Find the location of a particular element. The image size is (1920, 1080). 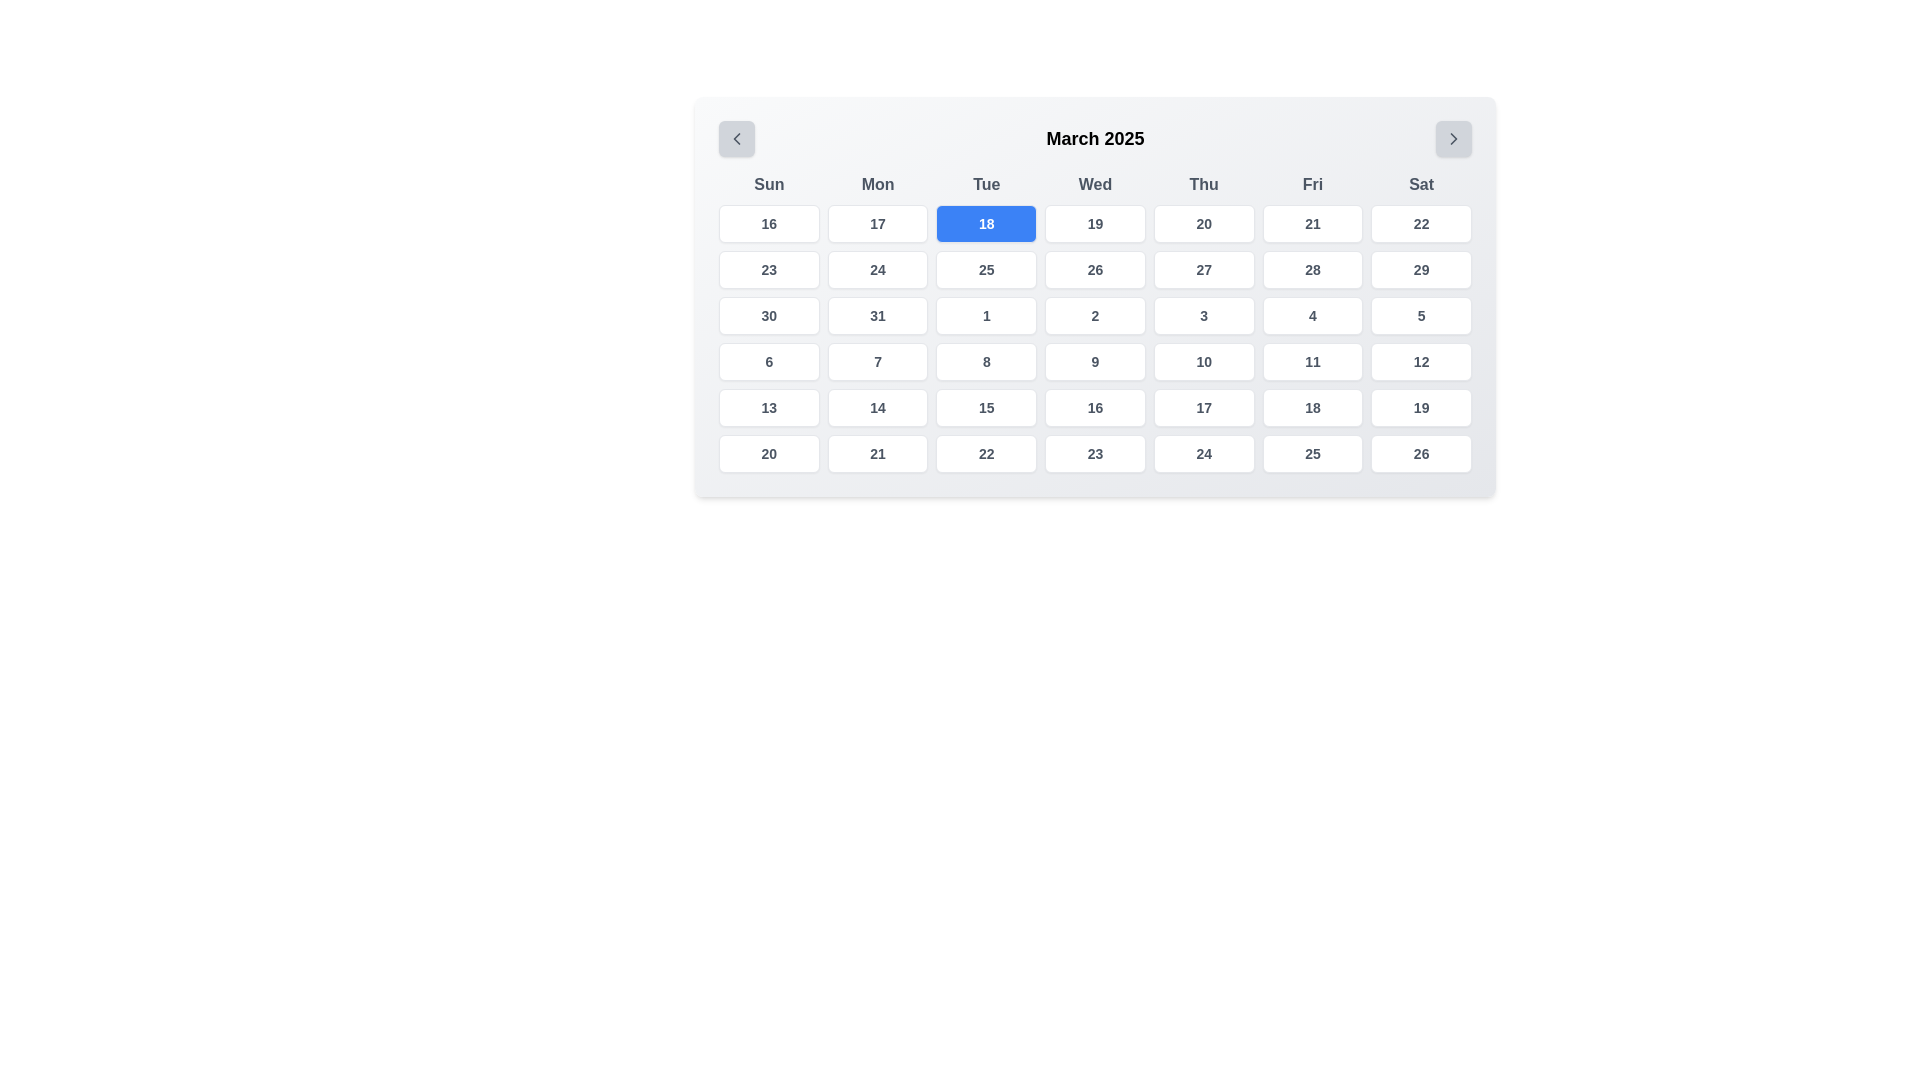

the calendar button representing the date '2' in the fifth row and fourth column is located at coordinates (1094, 315).